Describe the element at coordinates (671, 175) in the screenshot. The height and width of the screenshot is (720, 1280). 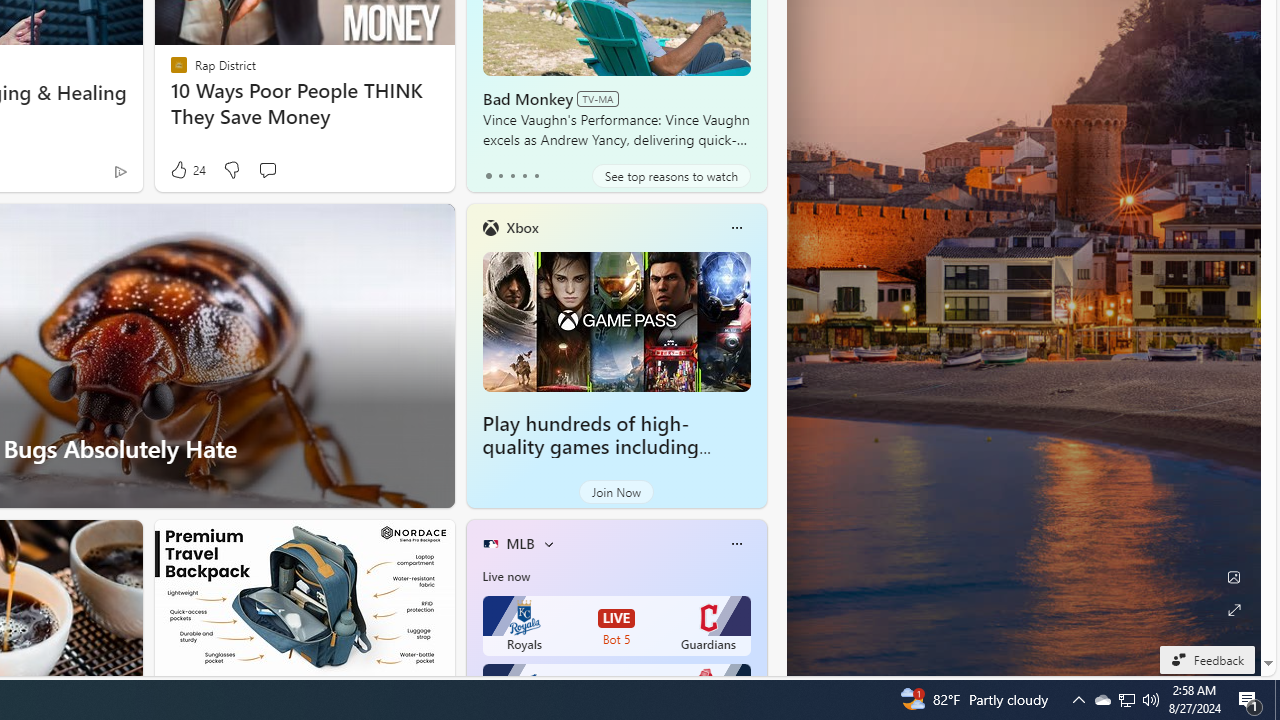
I see `'See top reasons to watch'` at that location.